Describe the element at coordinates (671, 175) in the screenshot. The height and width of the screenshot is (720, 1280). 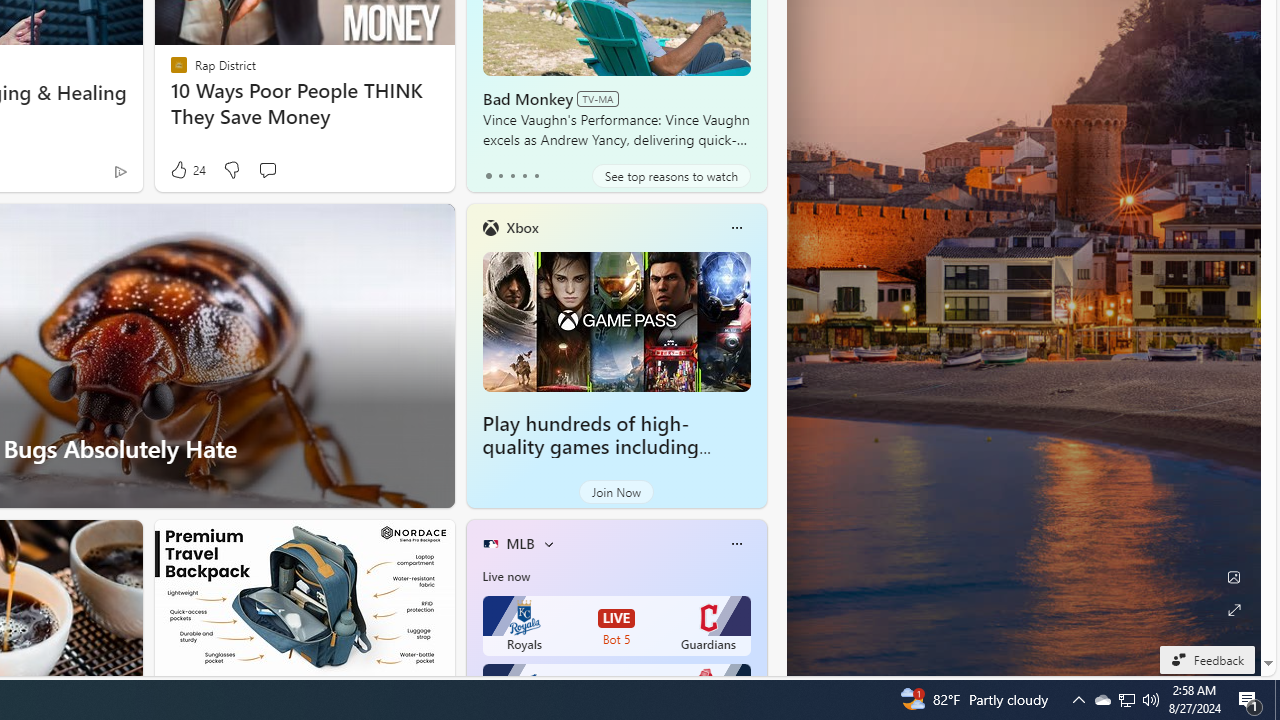
I see `'See top reasons to watch'` at that location.